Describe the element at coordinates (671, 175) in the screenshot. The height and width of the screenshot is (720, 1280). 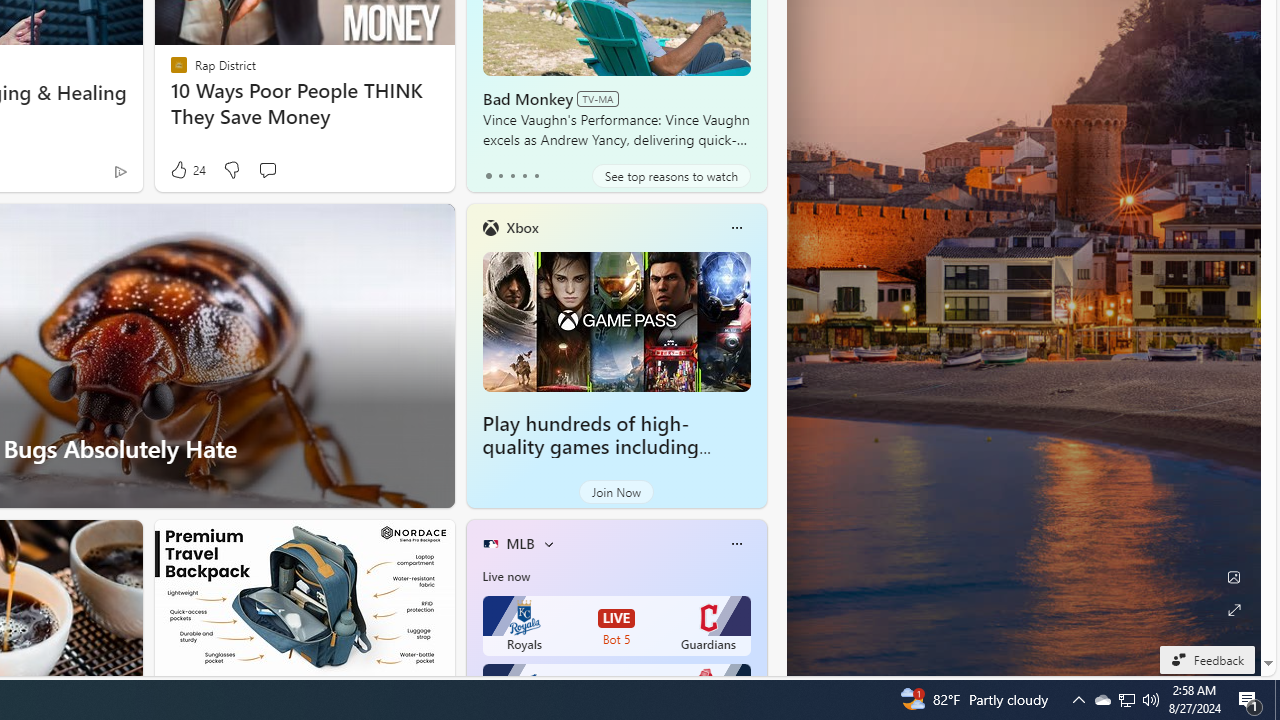
I see `'See top reasons to watch'` at that location.